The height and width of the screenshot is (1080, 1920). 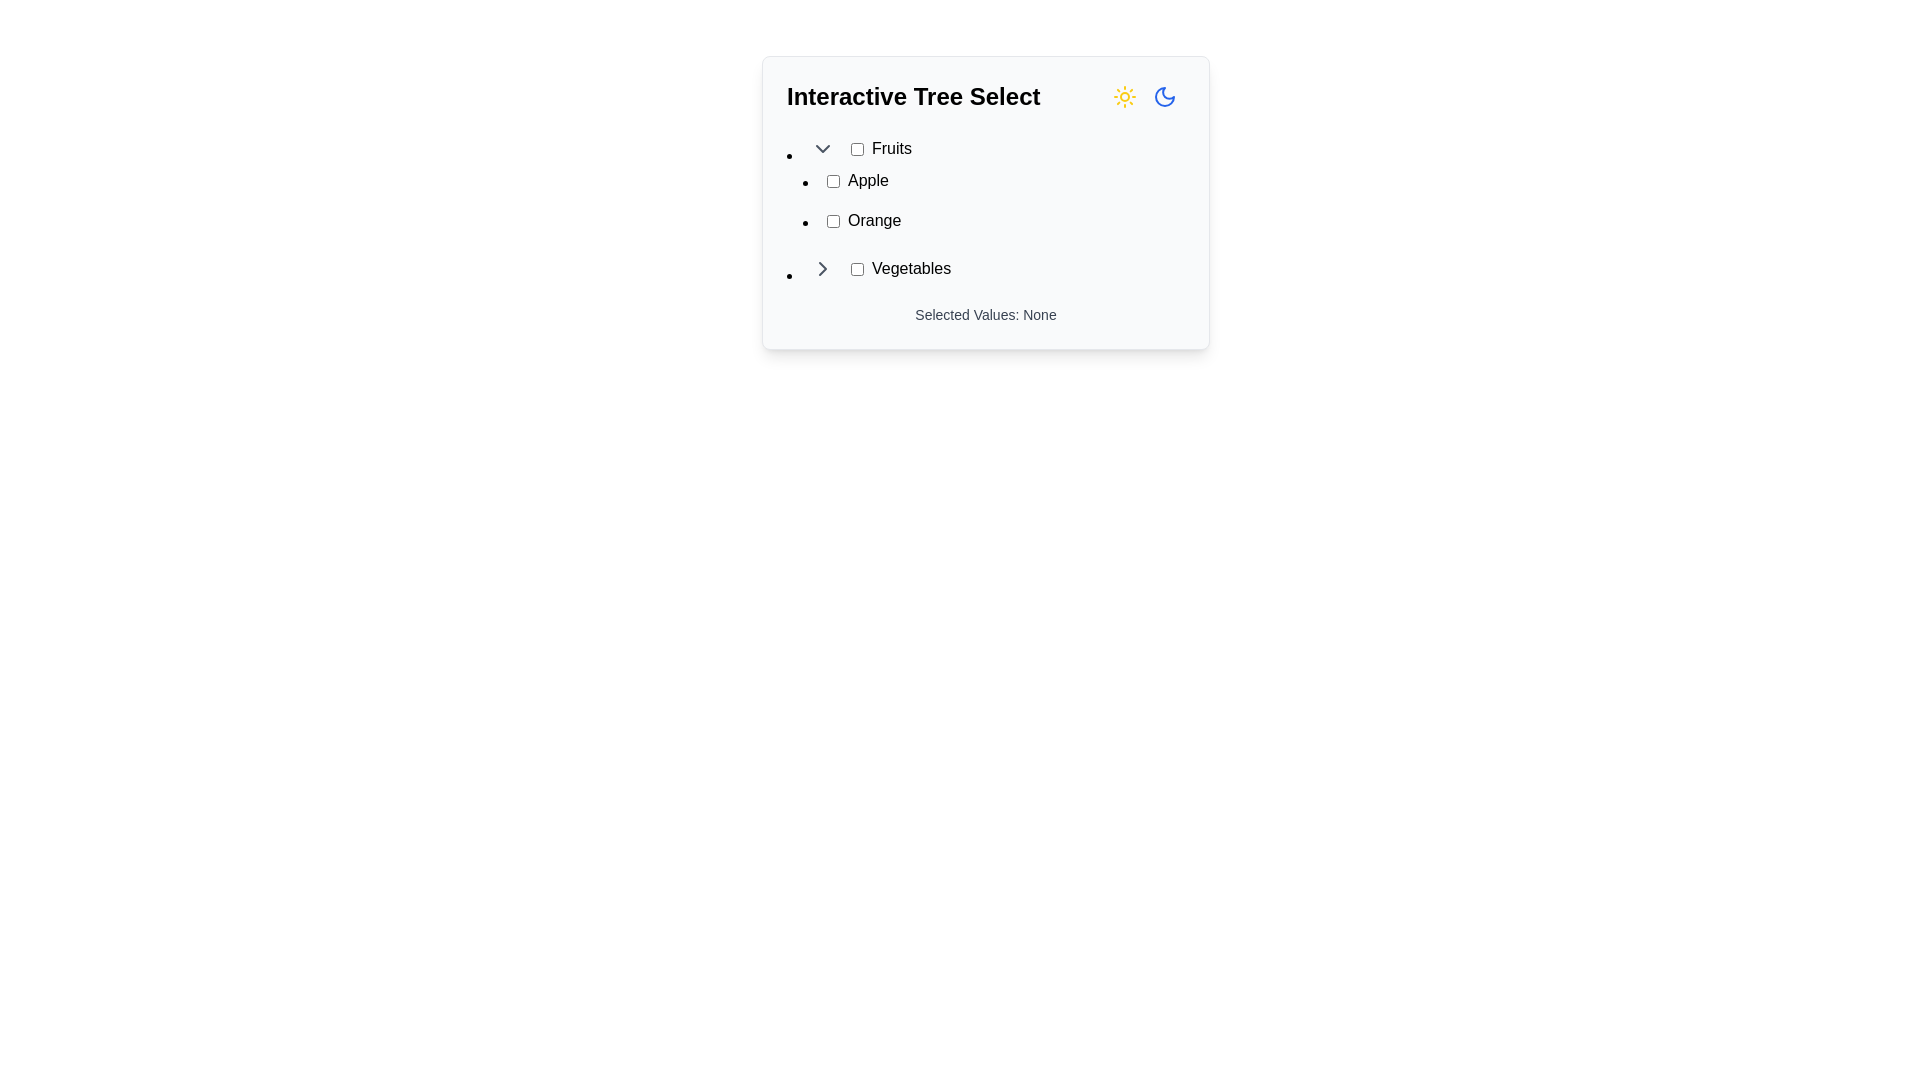 I want to click on the checkbox labeled 'Orange' in the bullet point list under the 'Fruits' category, so click(x=985, y=220).